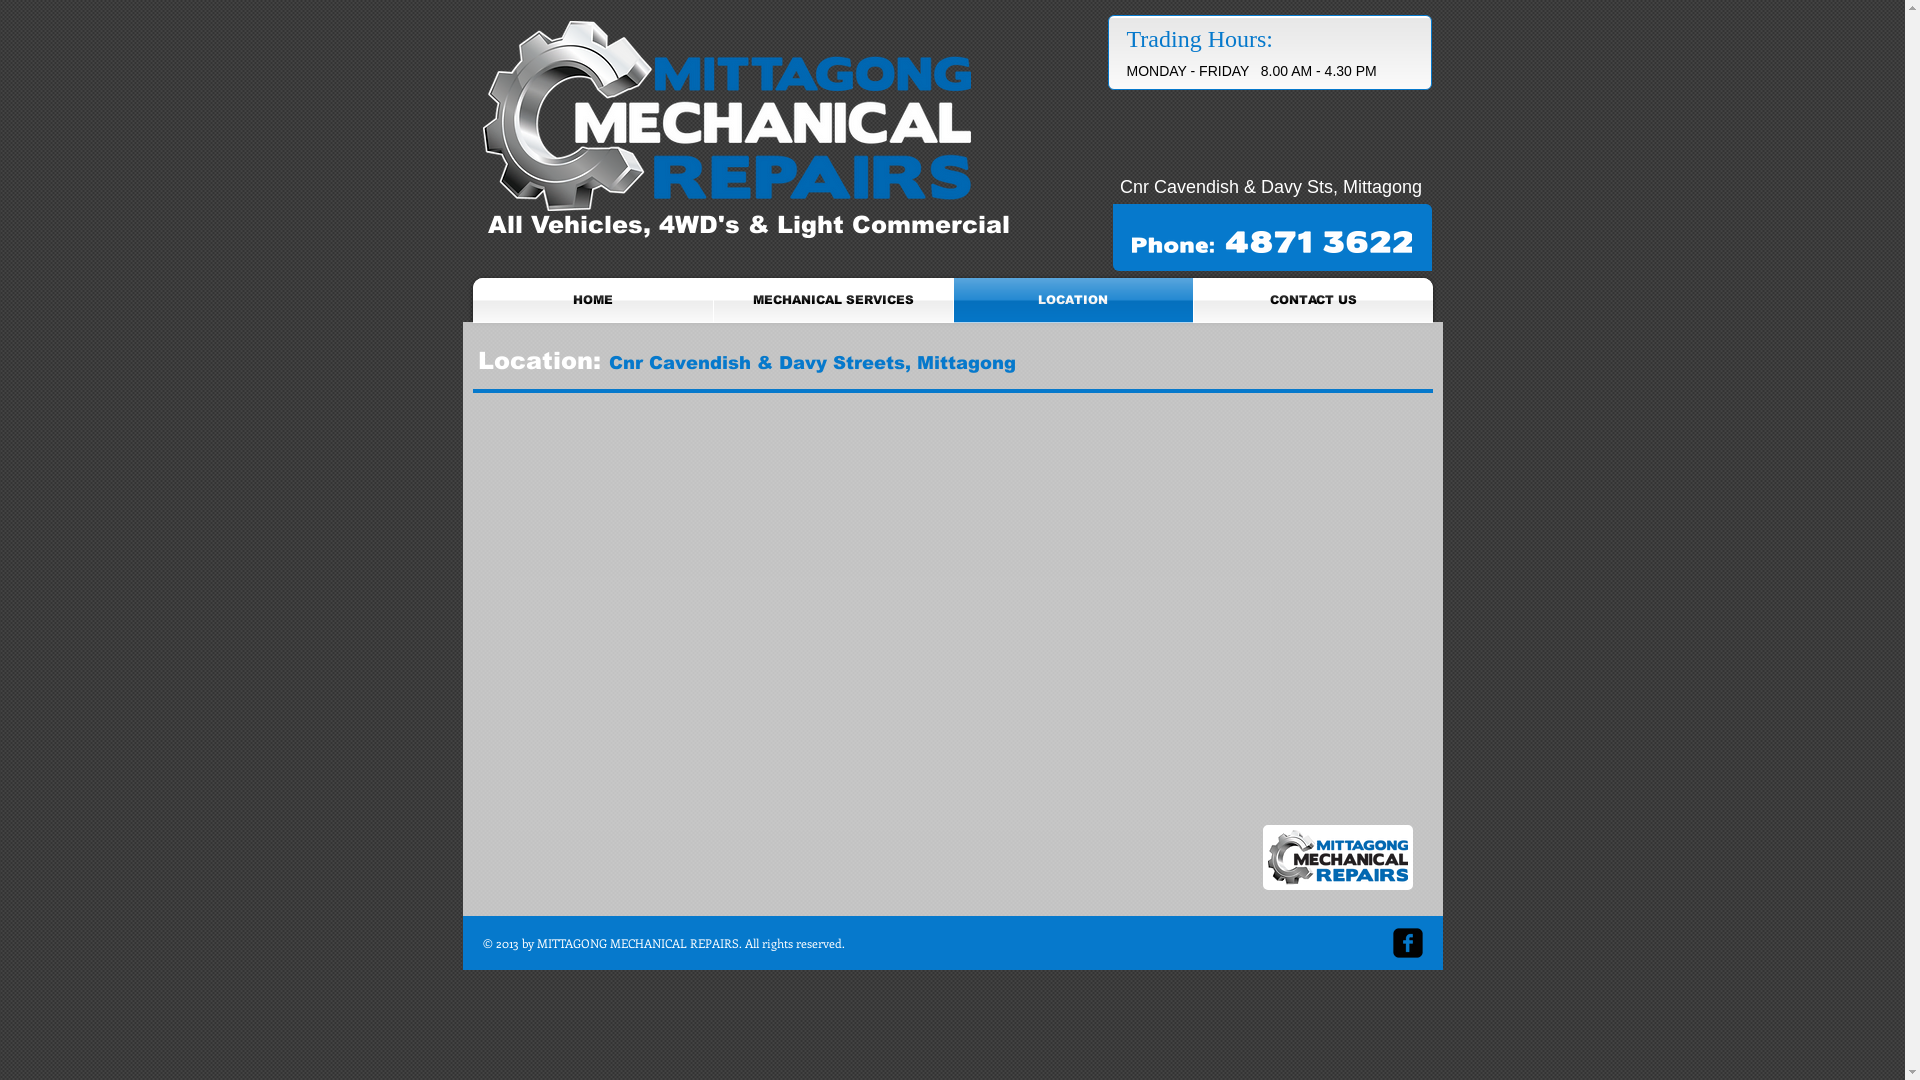 Image resolution: width=1920 pixels, height=1080 pixels. I want to click on 'HOME', so click(590, 300).